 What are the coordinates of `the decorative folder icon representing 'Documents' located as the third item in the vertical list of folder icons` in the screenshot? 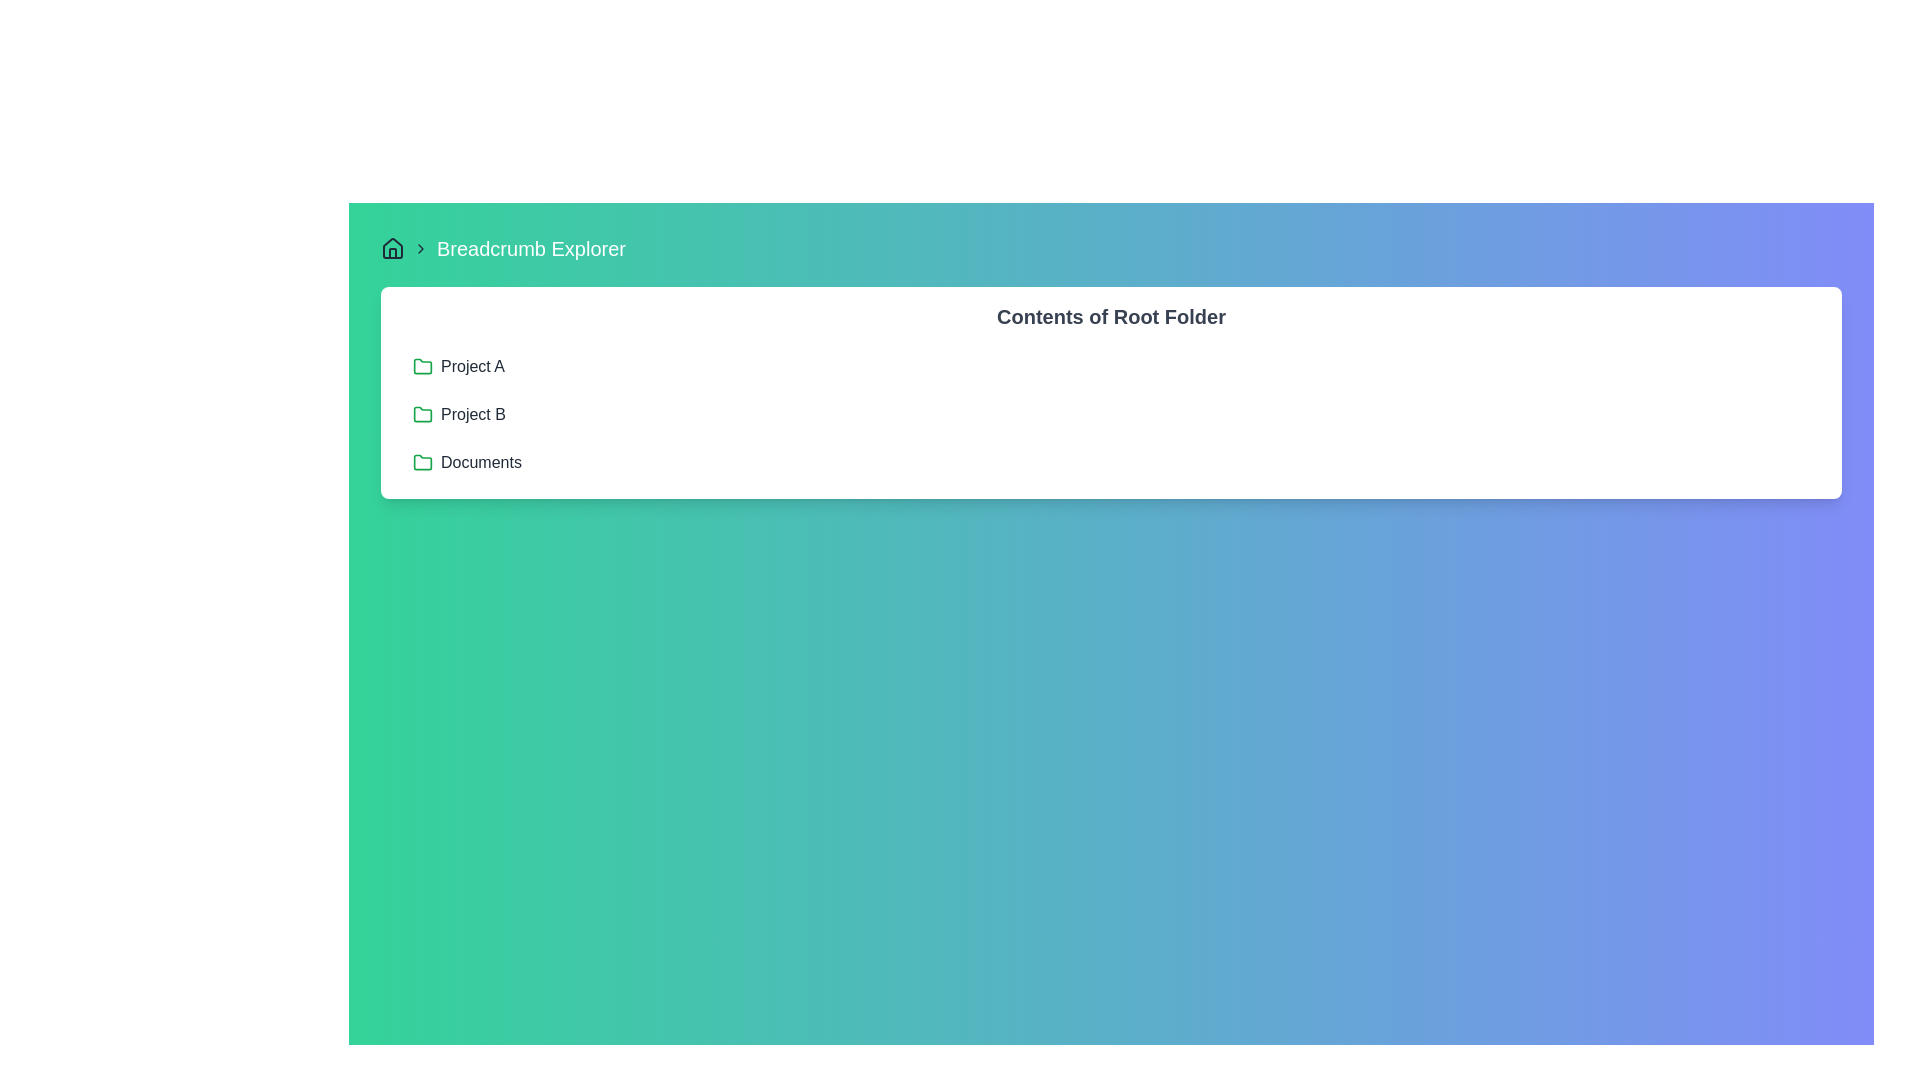 It's located at (421, 462).